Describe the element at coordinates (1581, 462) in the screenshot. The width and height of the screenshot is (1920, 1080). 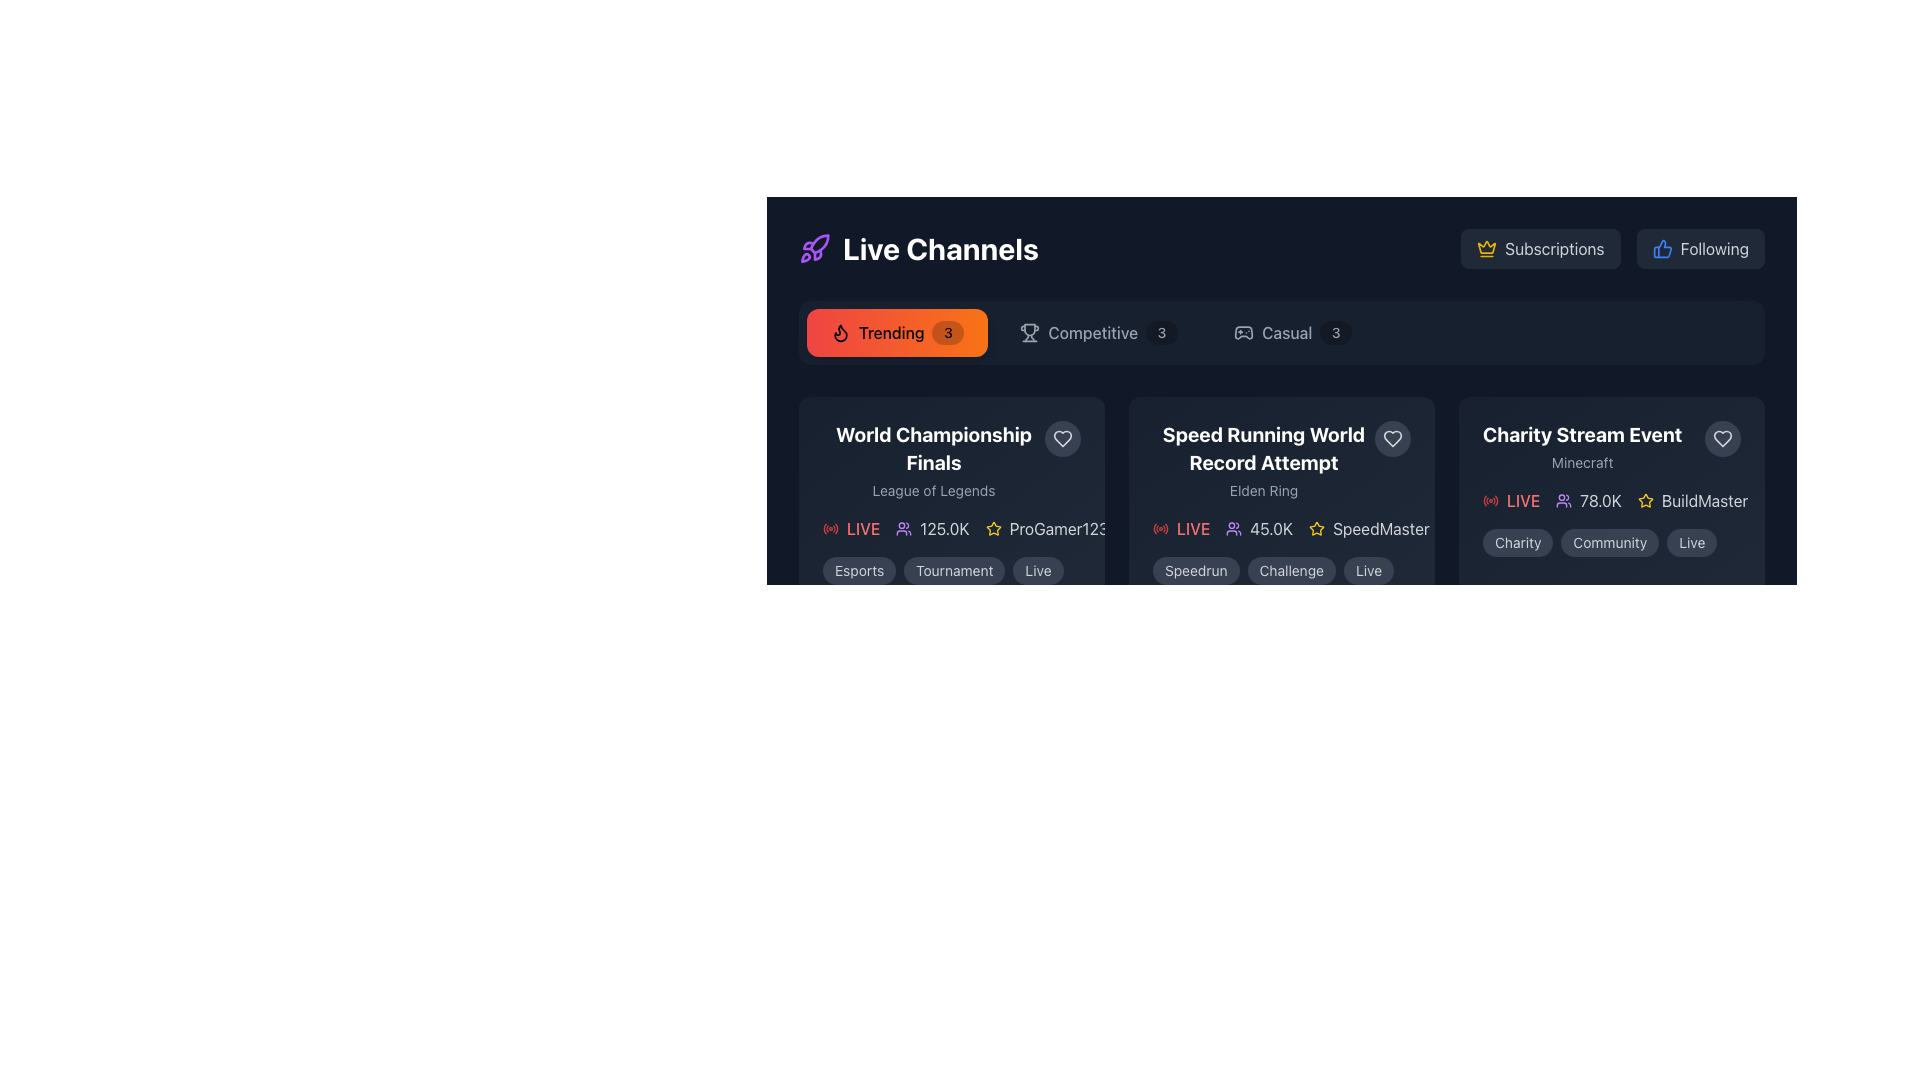
I see `the text label displaying 'Minecraft' which is centrally aligned under the title 'Charity Stream Event' in the last card of the live stream event row` at that location.